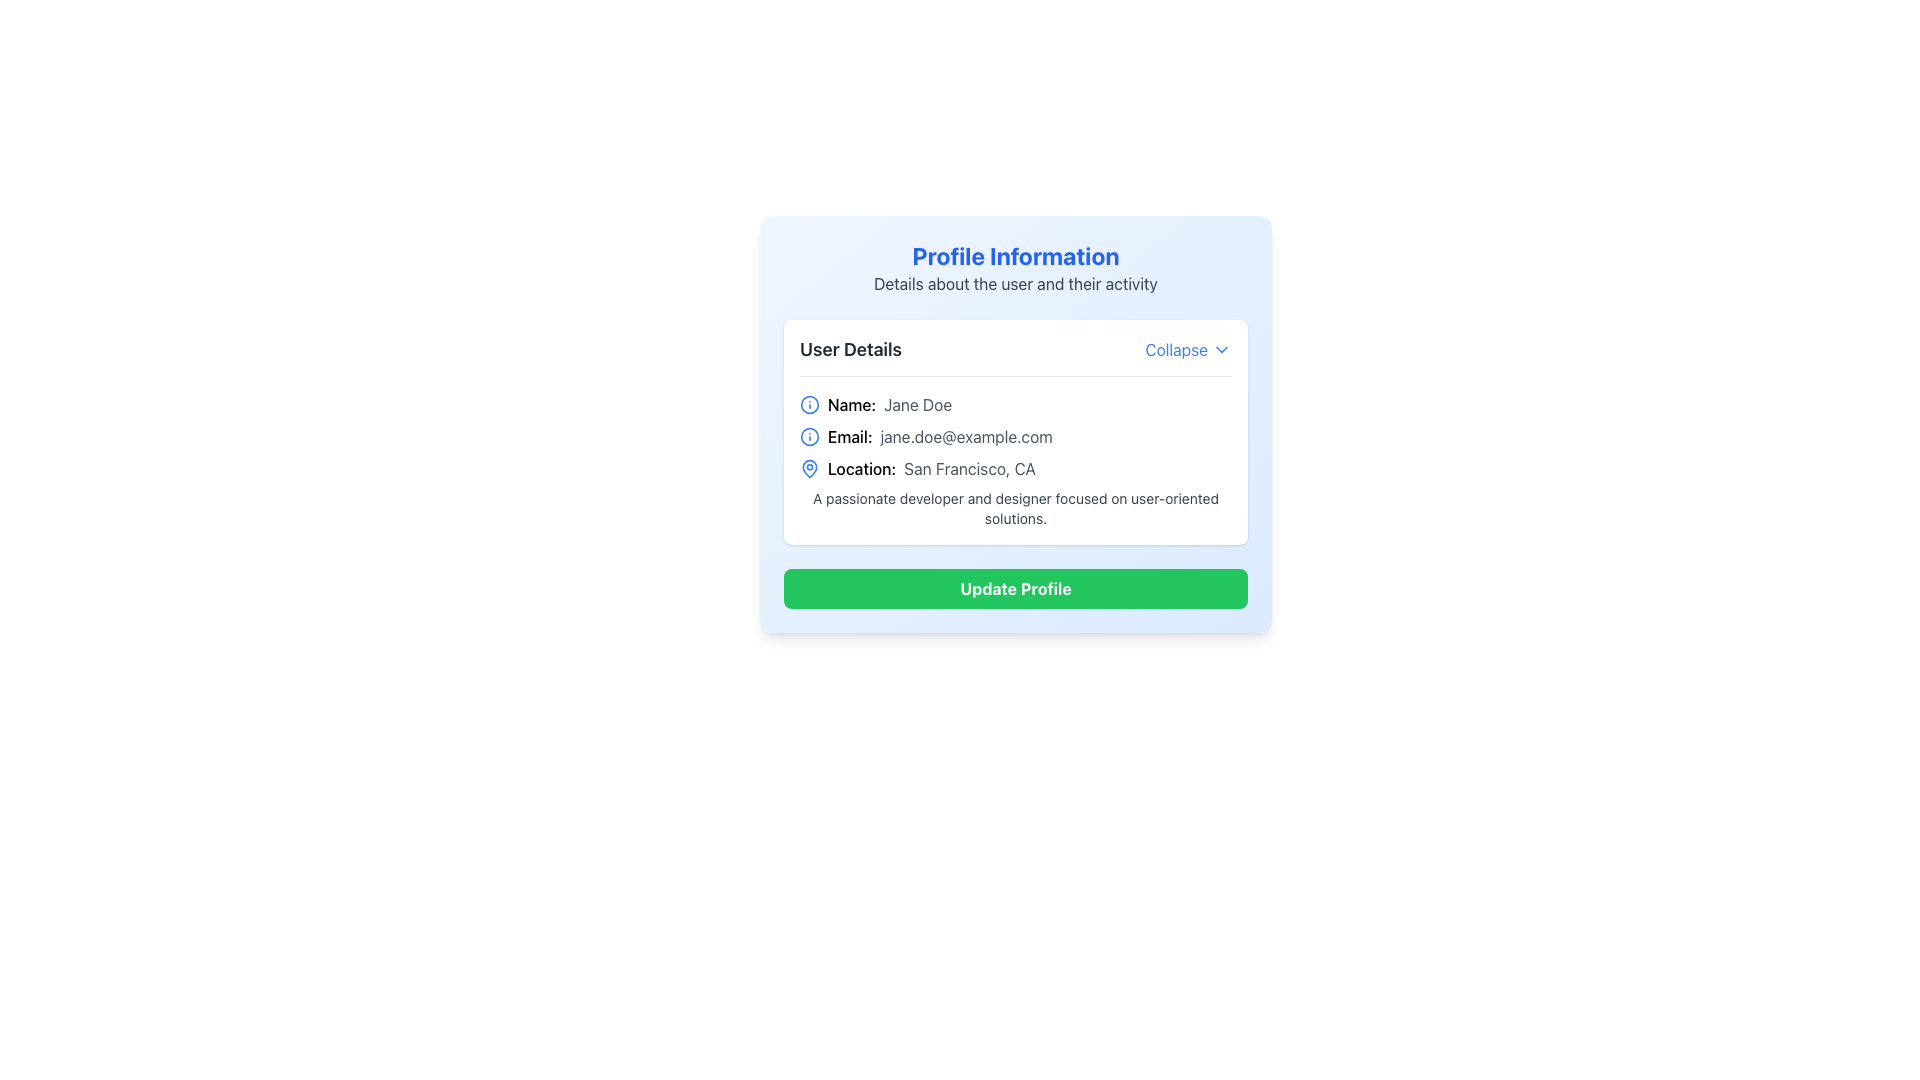  Describe the element at coordinates (810, 435) in the screenshot. I see `the informational icon located to the left of the text 'Email: jane.doe@example.com' in the 'User Details' section` at that location.